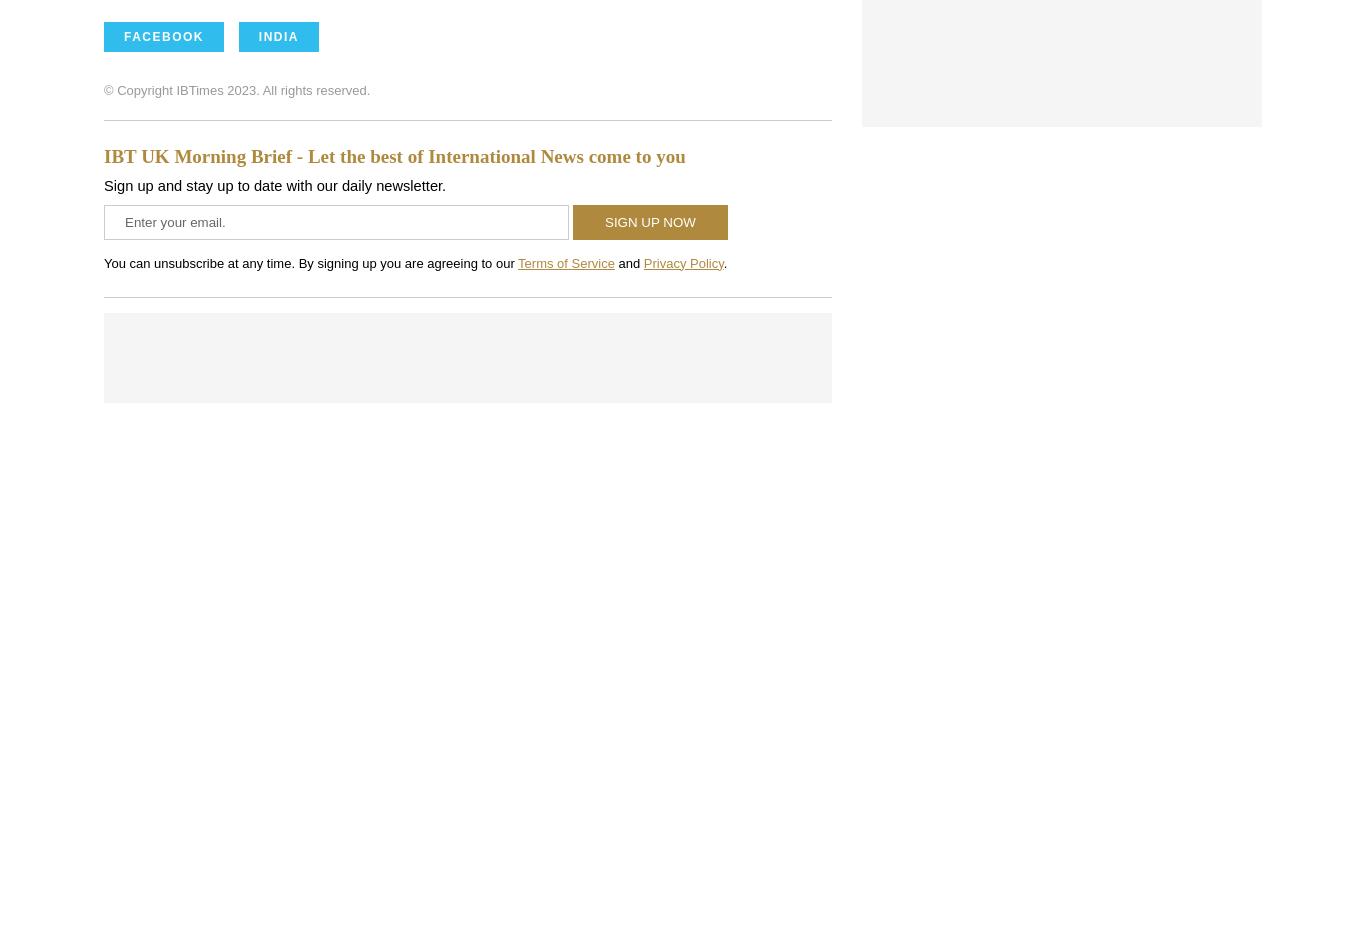  Describe the element at coordinates (627, 261) in the screenshot. I see `'and'` at that location.